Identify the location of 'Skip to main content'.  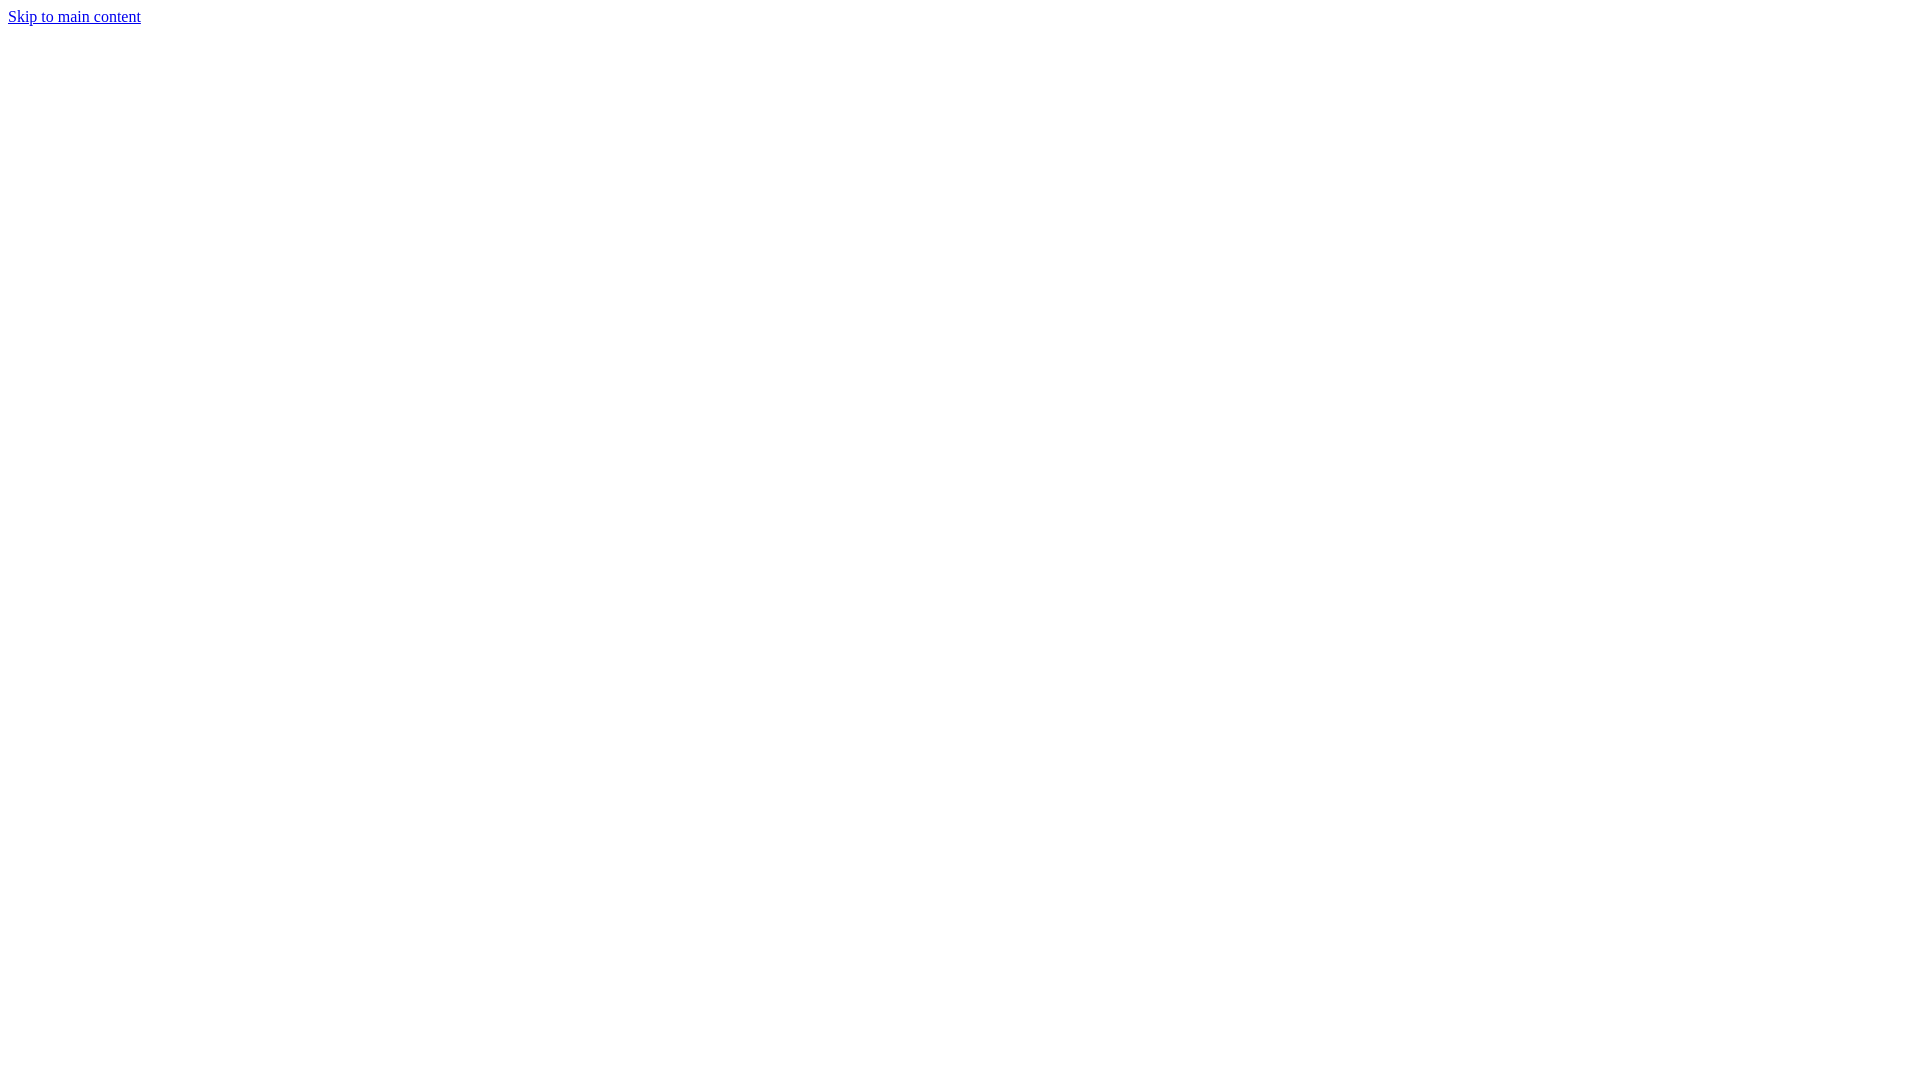
(74, 16).